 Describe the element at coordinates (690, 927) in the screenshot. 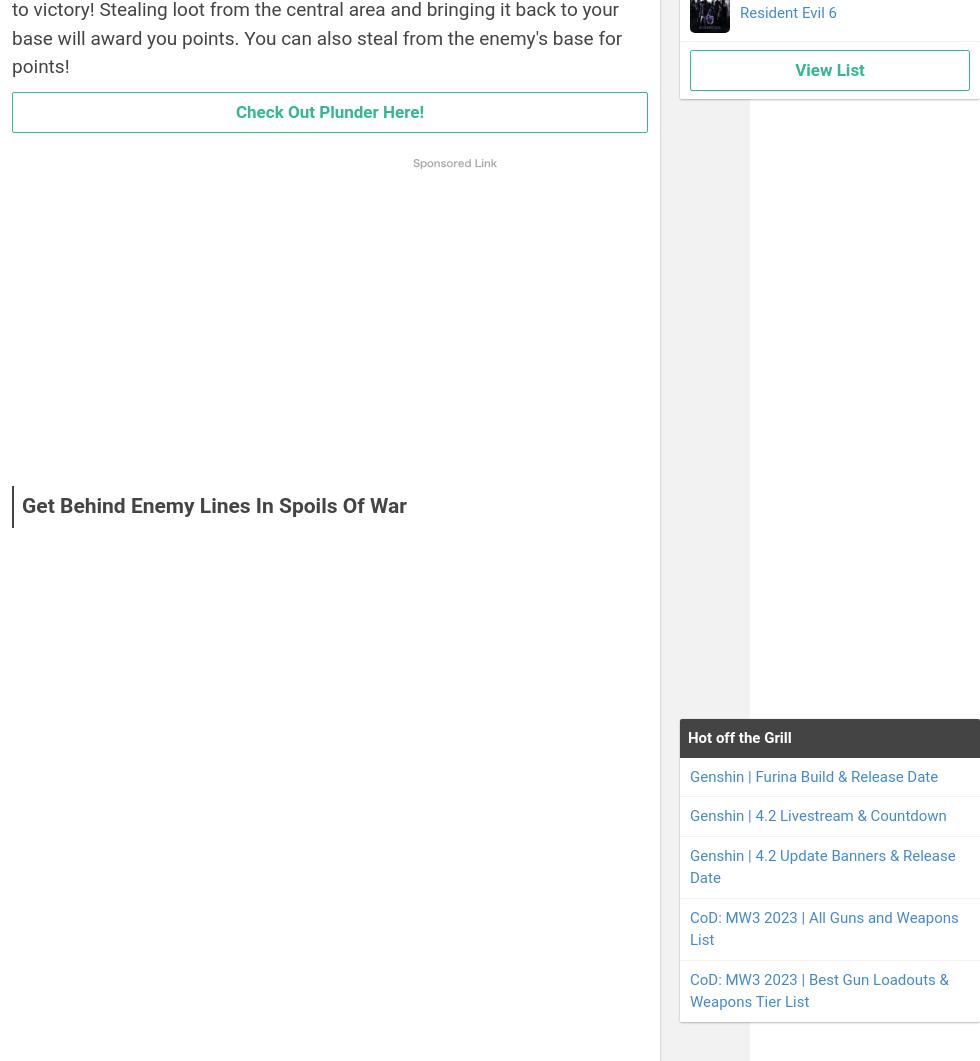

I see `'CoD: MW3 2023 | All Guns and Weapons List'` at that location.